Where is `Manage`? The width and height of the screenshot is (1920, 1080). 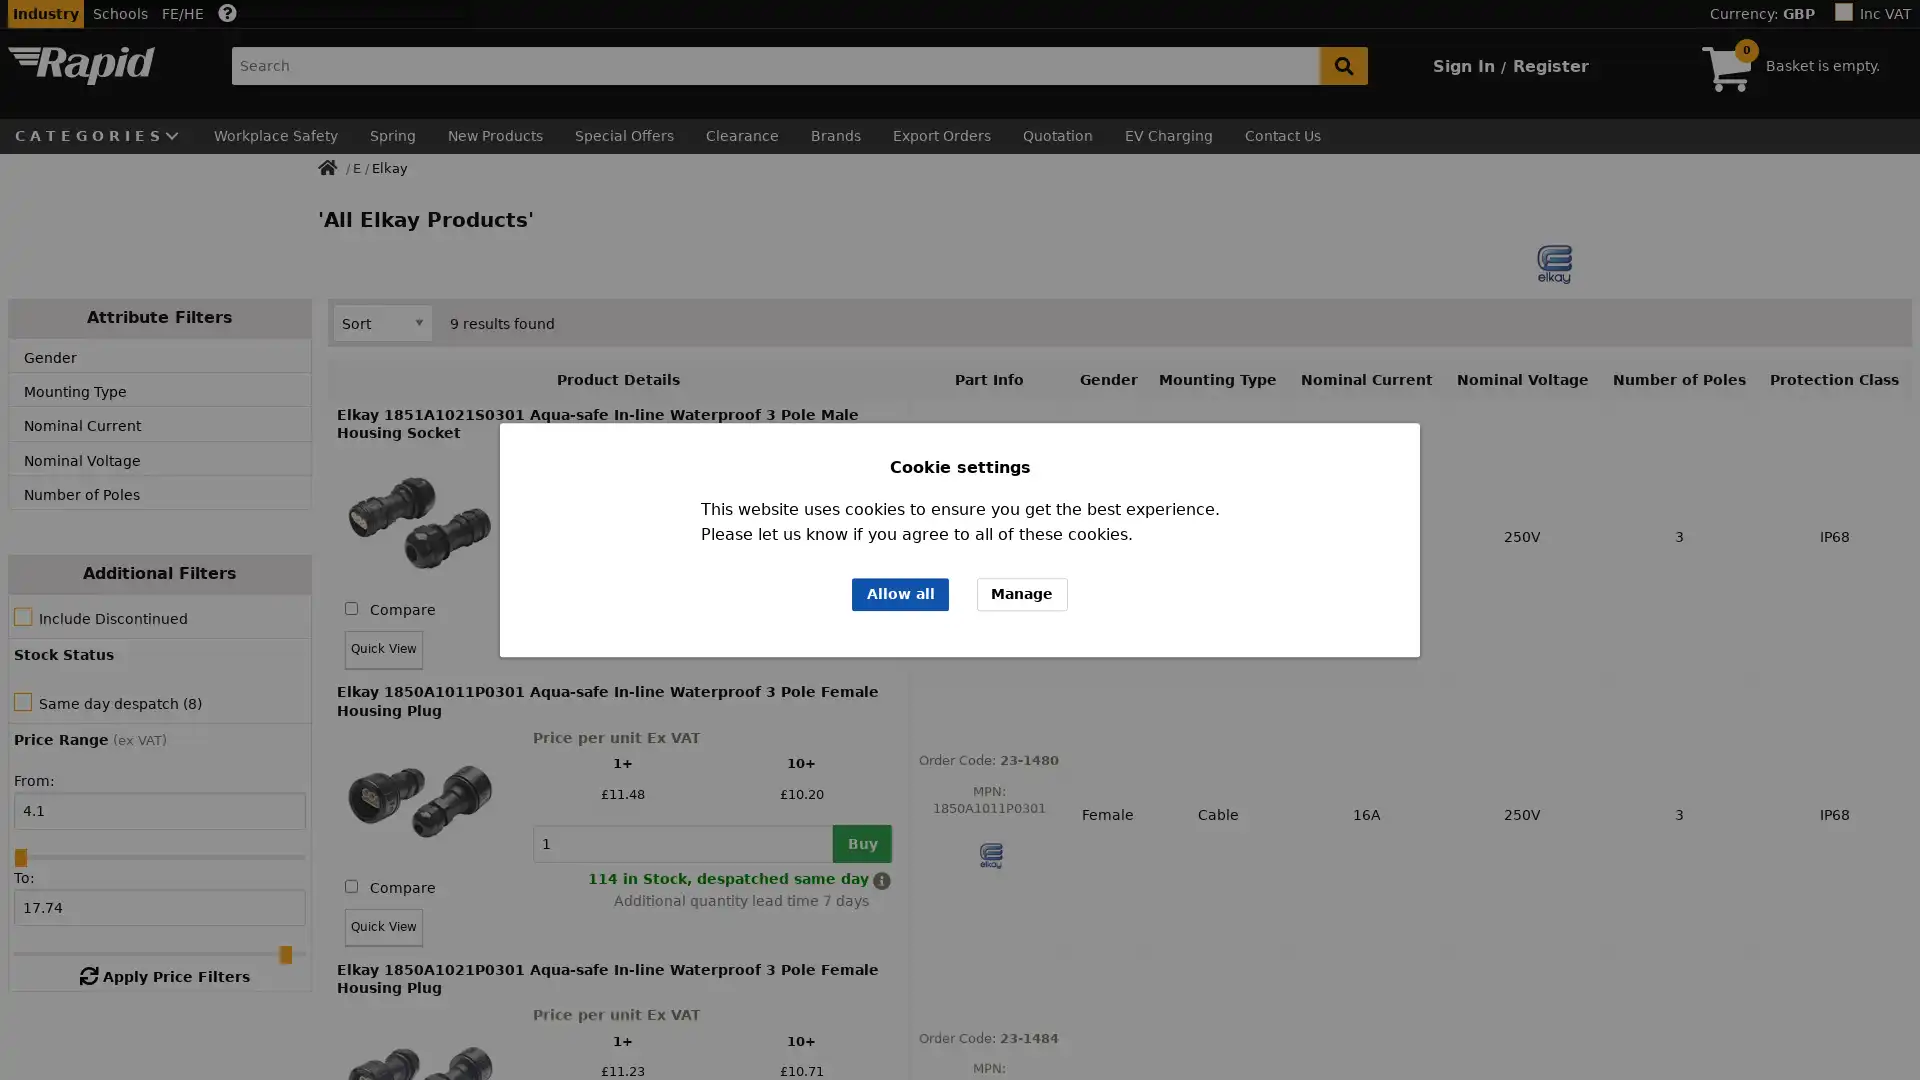
Manage is located at coordinates (1022, 593).